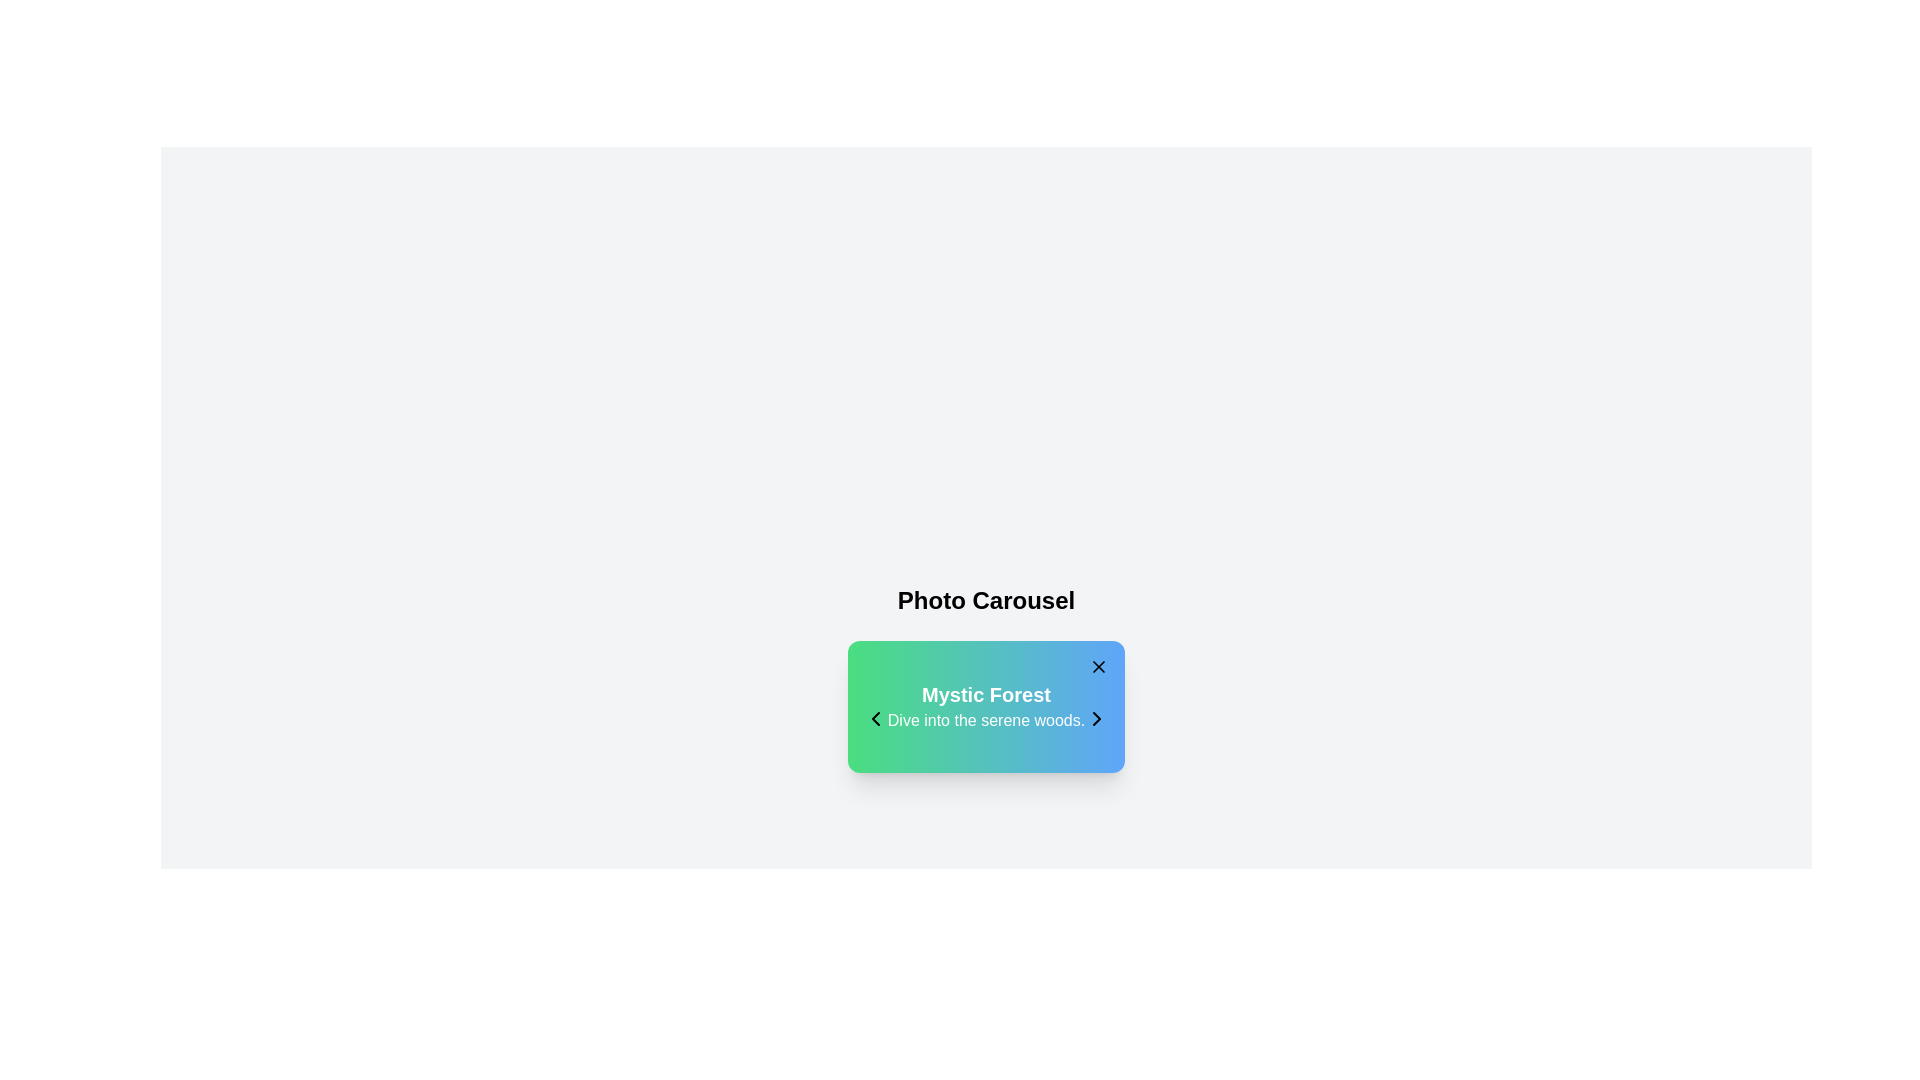 Image resolution: width=1920 pixels, height=1080 pixels. What do you see at coordinates (875, 717) in the screenshot?
I see `the chevron icon located within the green-blue gradient dialog box near the bottom center of the interface, positioned to the far left inside the box, near the text 'Mystic Forest'` at bounding box center [875, 717].